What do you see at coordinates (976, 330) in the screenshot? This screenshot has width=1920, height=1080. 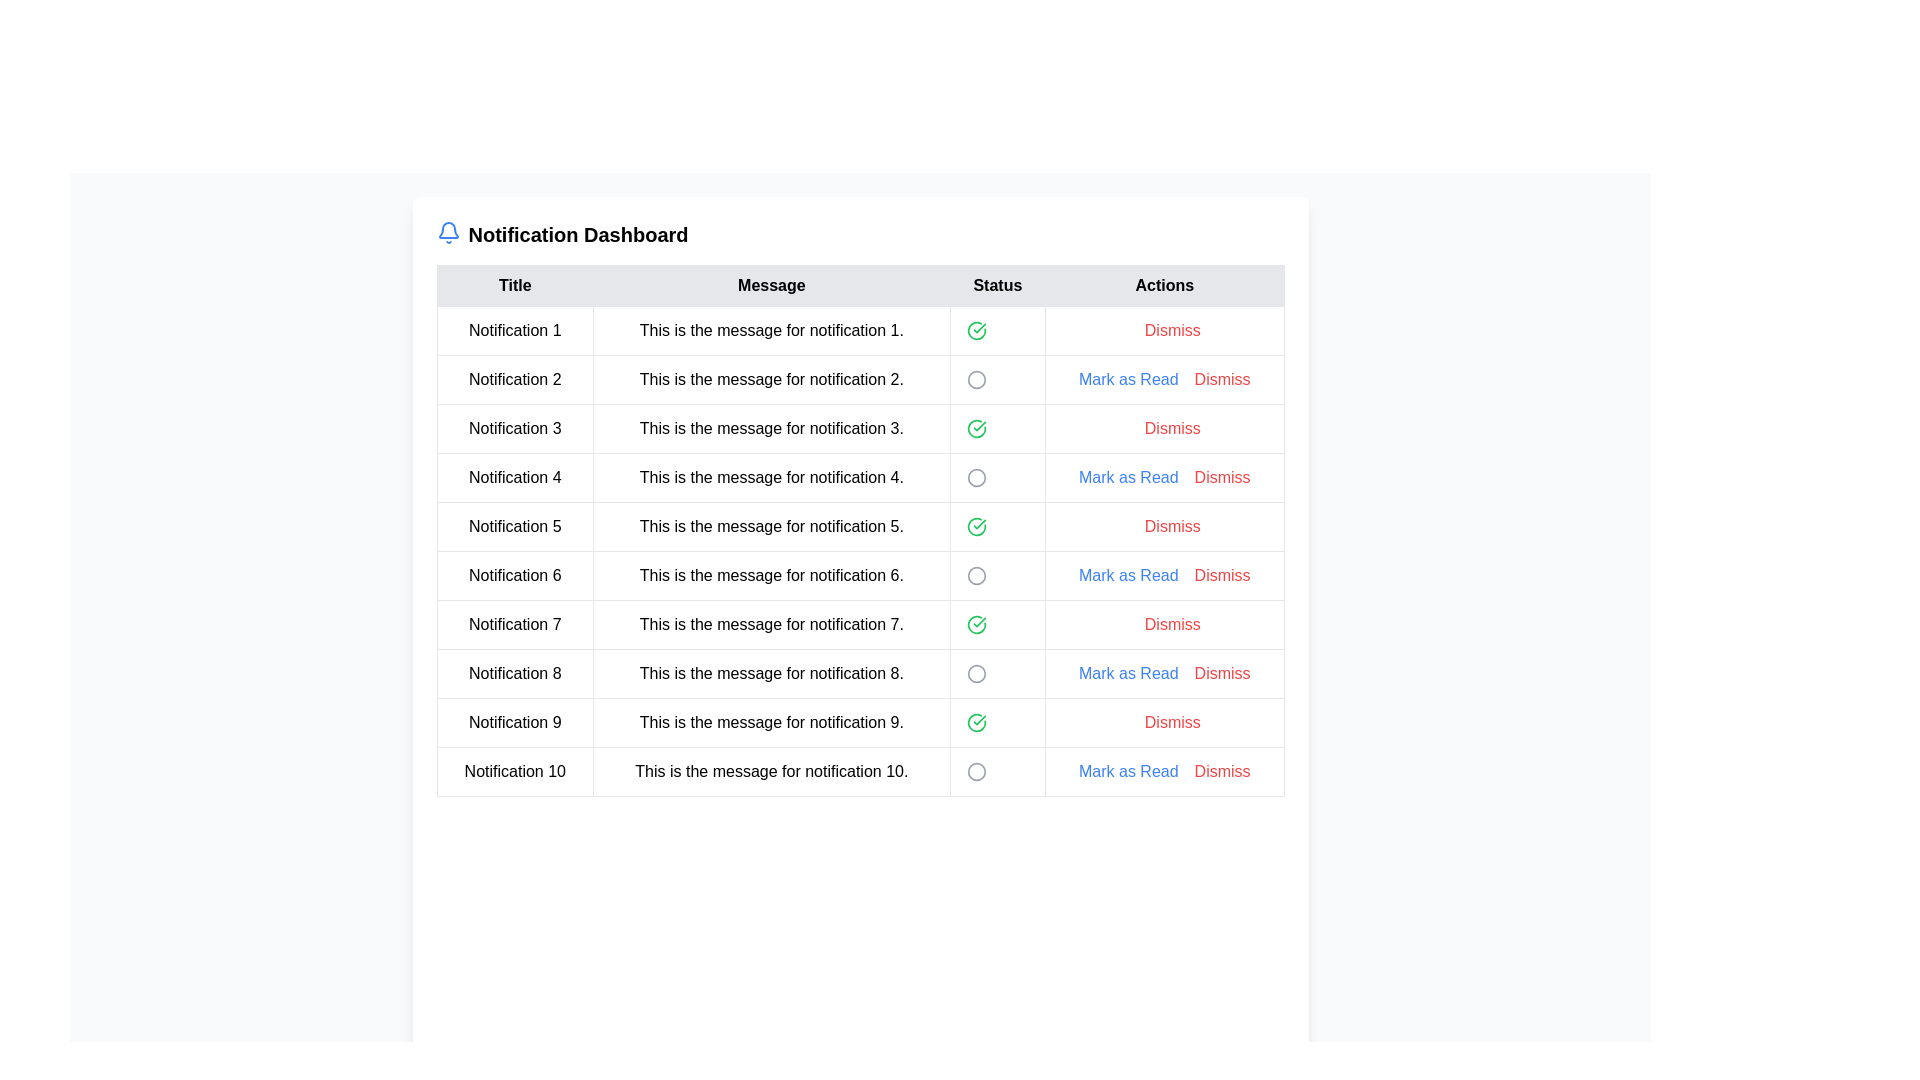 I see `the circular check mark icon in the 'Status' column of the first row corresponding to 'Notification 1'` at bounding box center [976, 330].